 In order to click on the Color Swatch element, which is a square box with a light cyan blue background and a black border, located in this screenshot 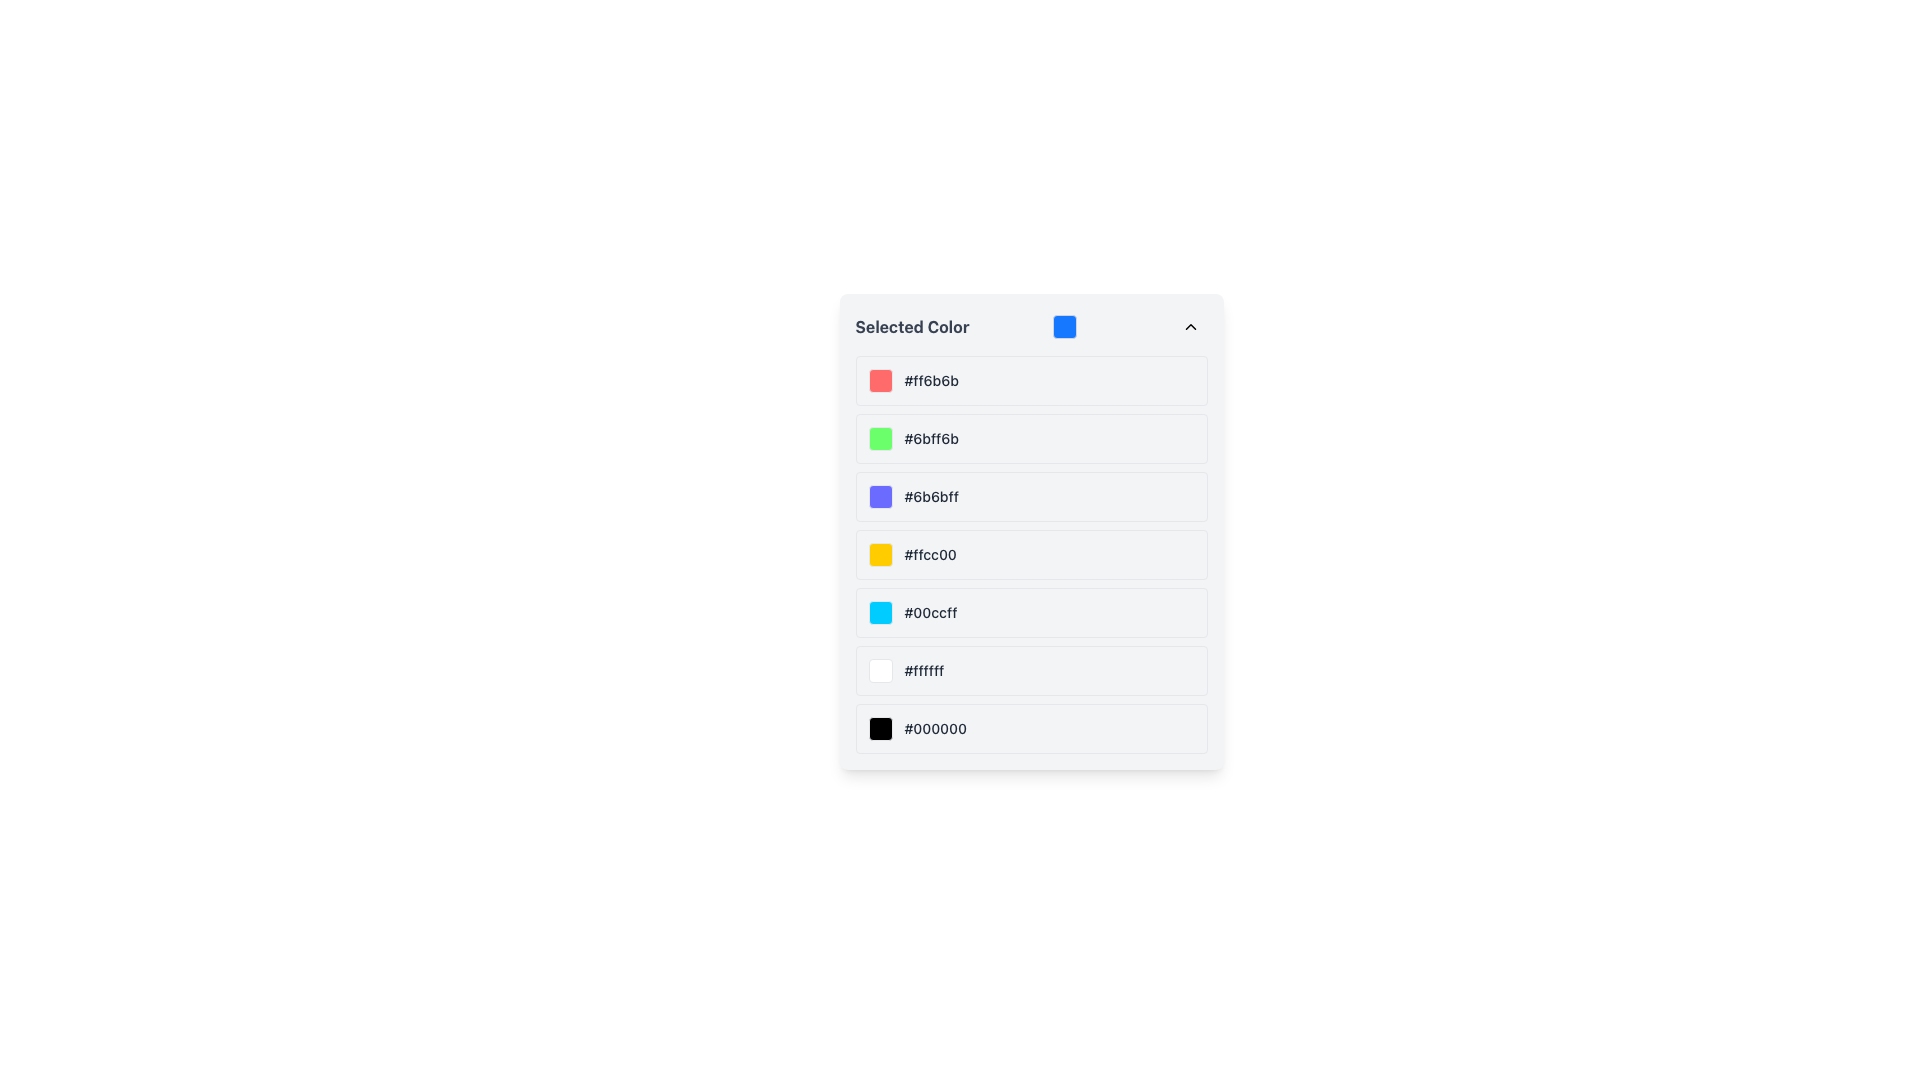, I will do `click(880, 612)`.